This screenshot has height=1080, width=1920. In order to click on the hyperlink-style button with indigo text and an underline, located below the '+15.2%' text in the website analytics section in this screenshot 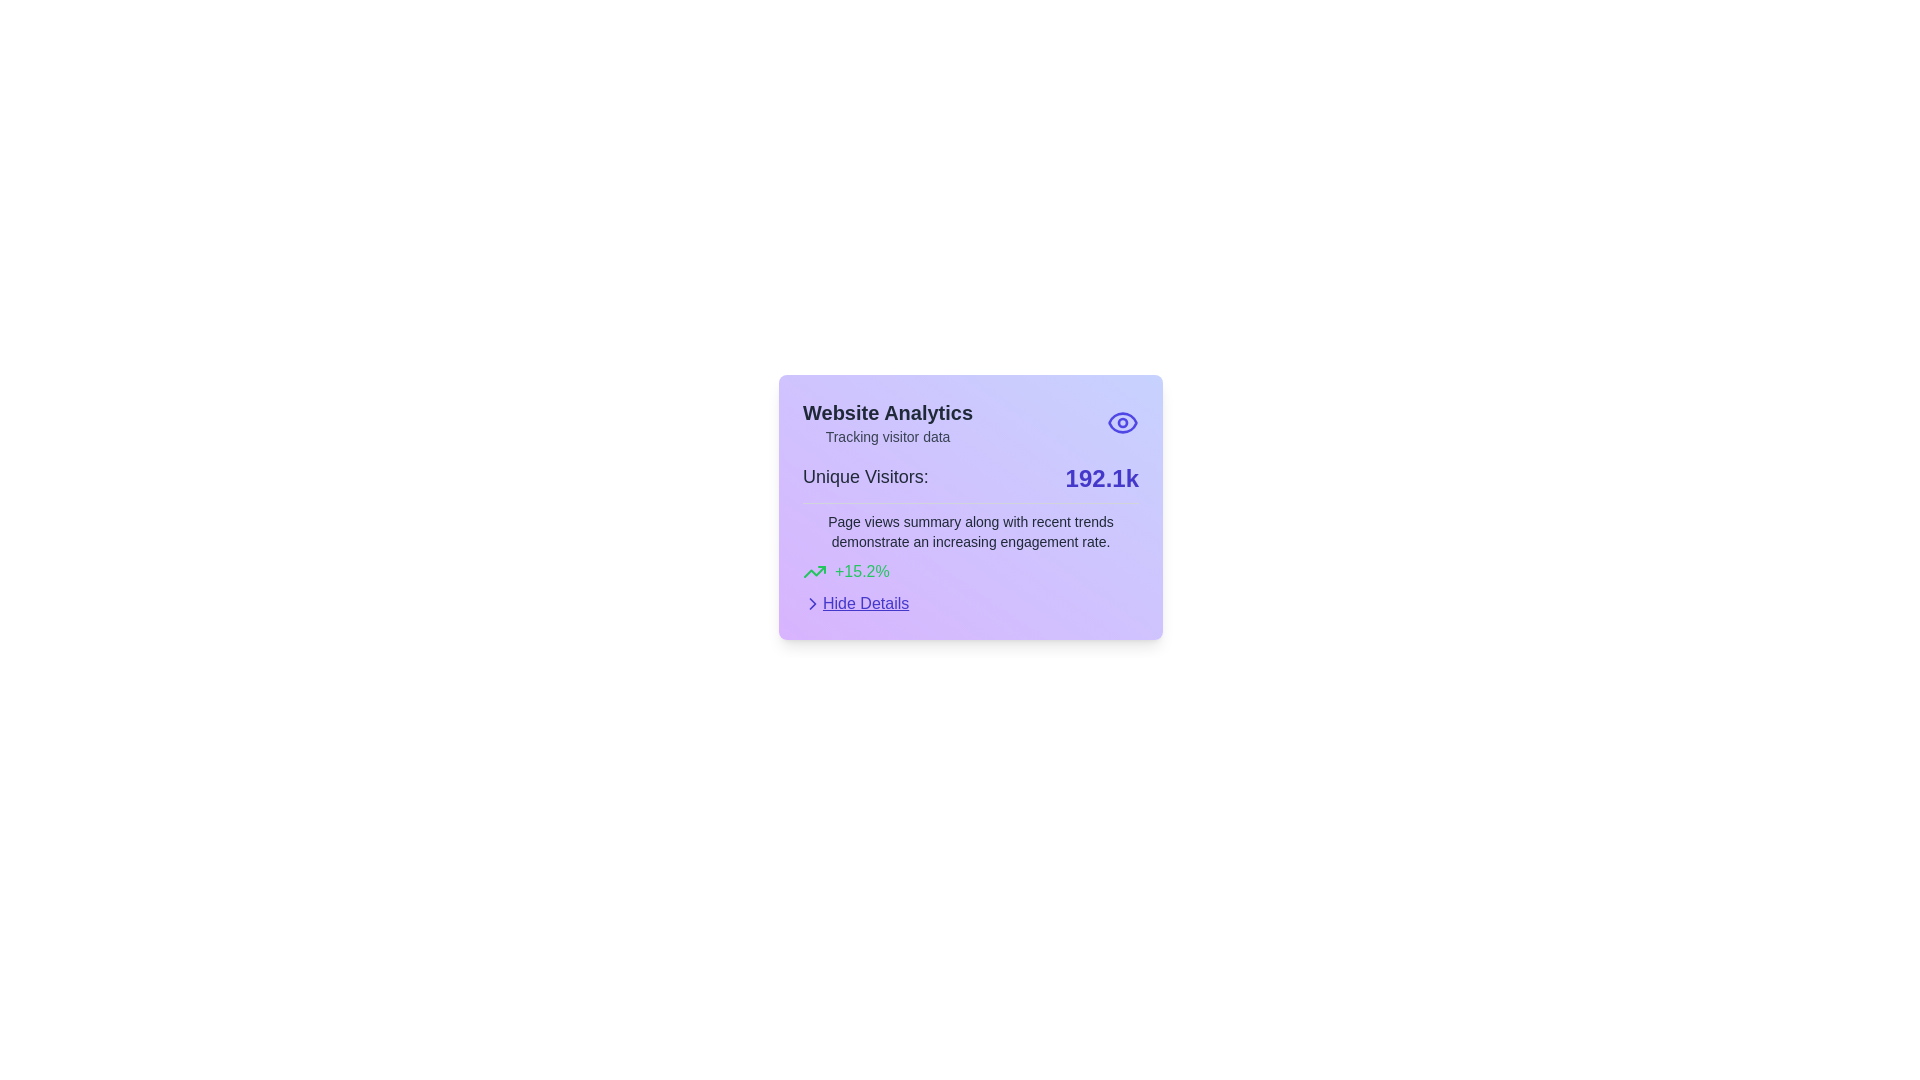, I will do `click(855, 603)`.